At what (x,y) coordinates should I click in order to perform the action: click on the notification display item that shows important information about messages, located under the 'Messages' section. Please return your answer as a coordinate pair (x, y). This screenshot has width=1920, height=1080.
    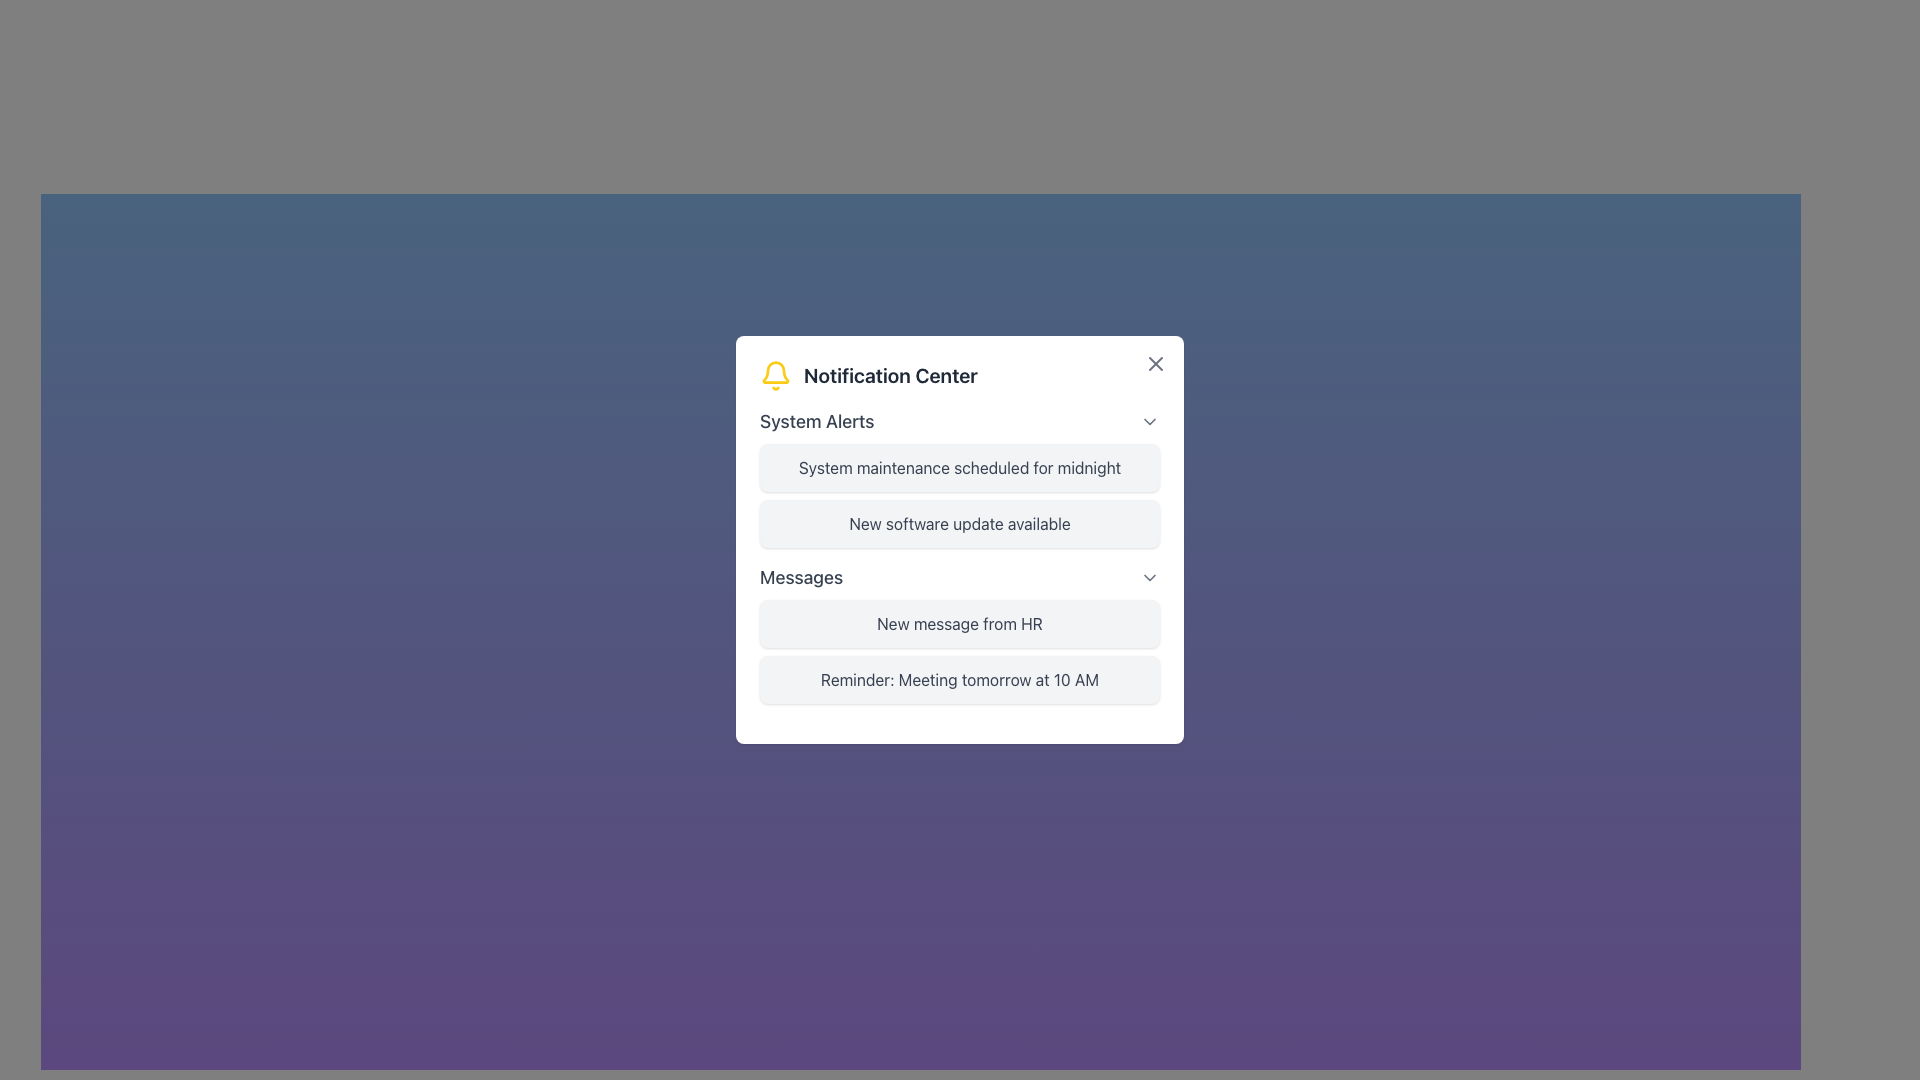
    Looking at the image, I should click on (960, 651).